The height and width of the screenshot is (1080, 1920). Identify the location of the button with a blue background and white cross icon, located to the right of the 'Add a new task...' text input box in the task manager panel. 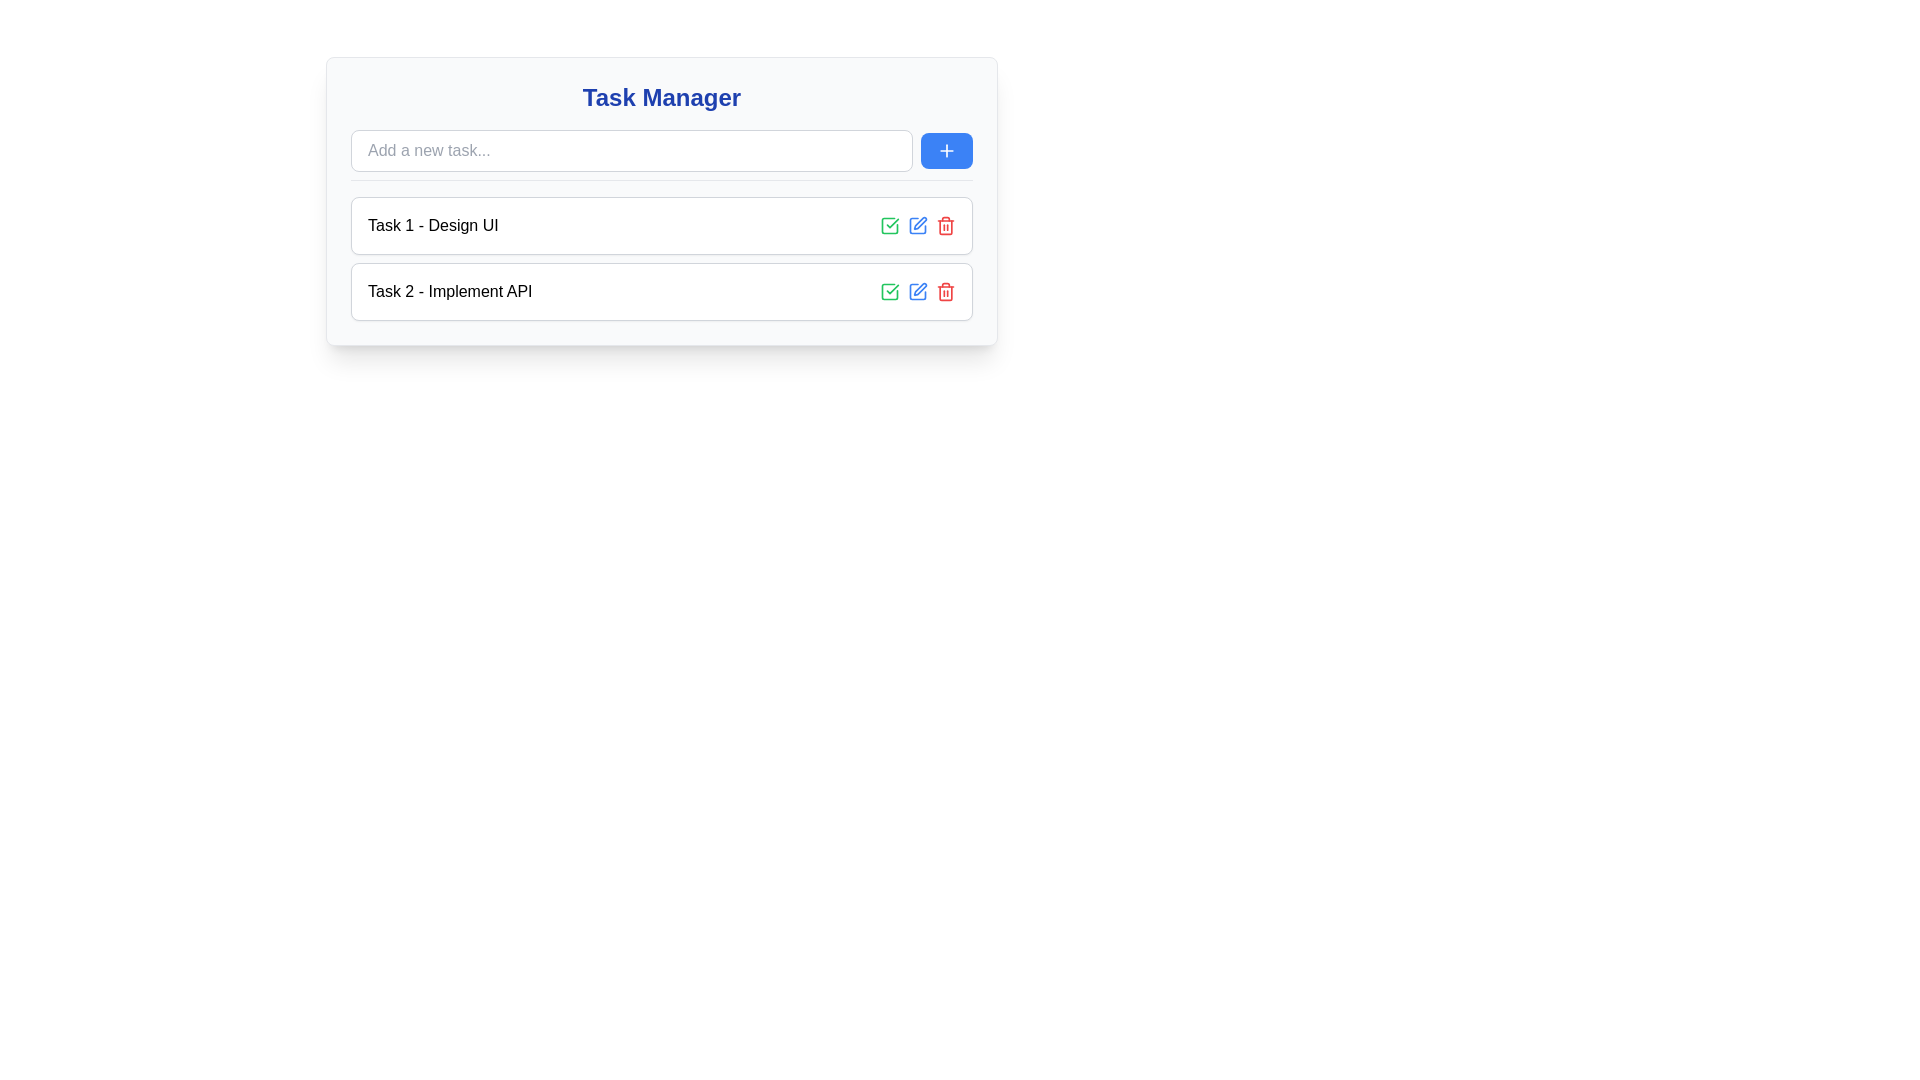
(945, 149).